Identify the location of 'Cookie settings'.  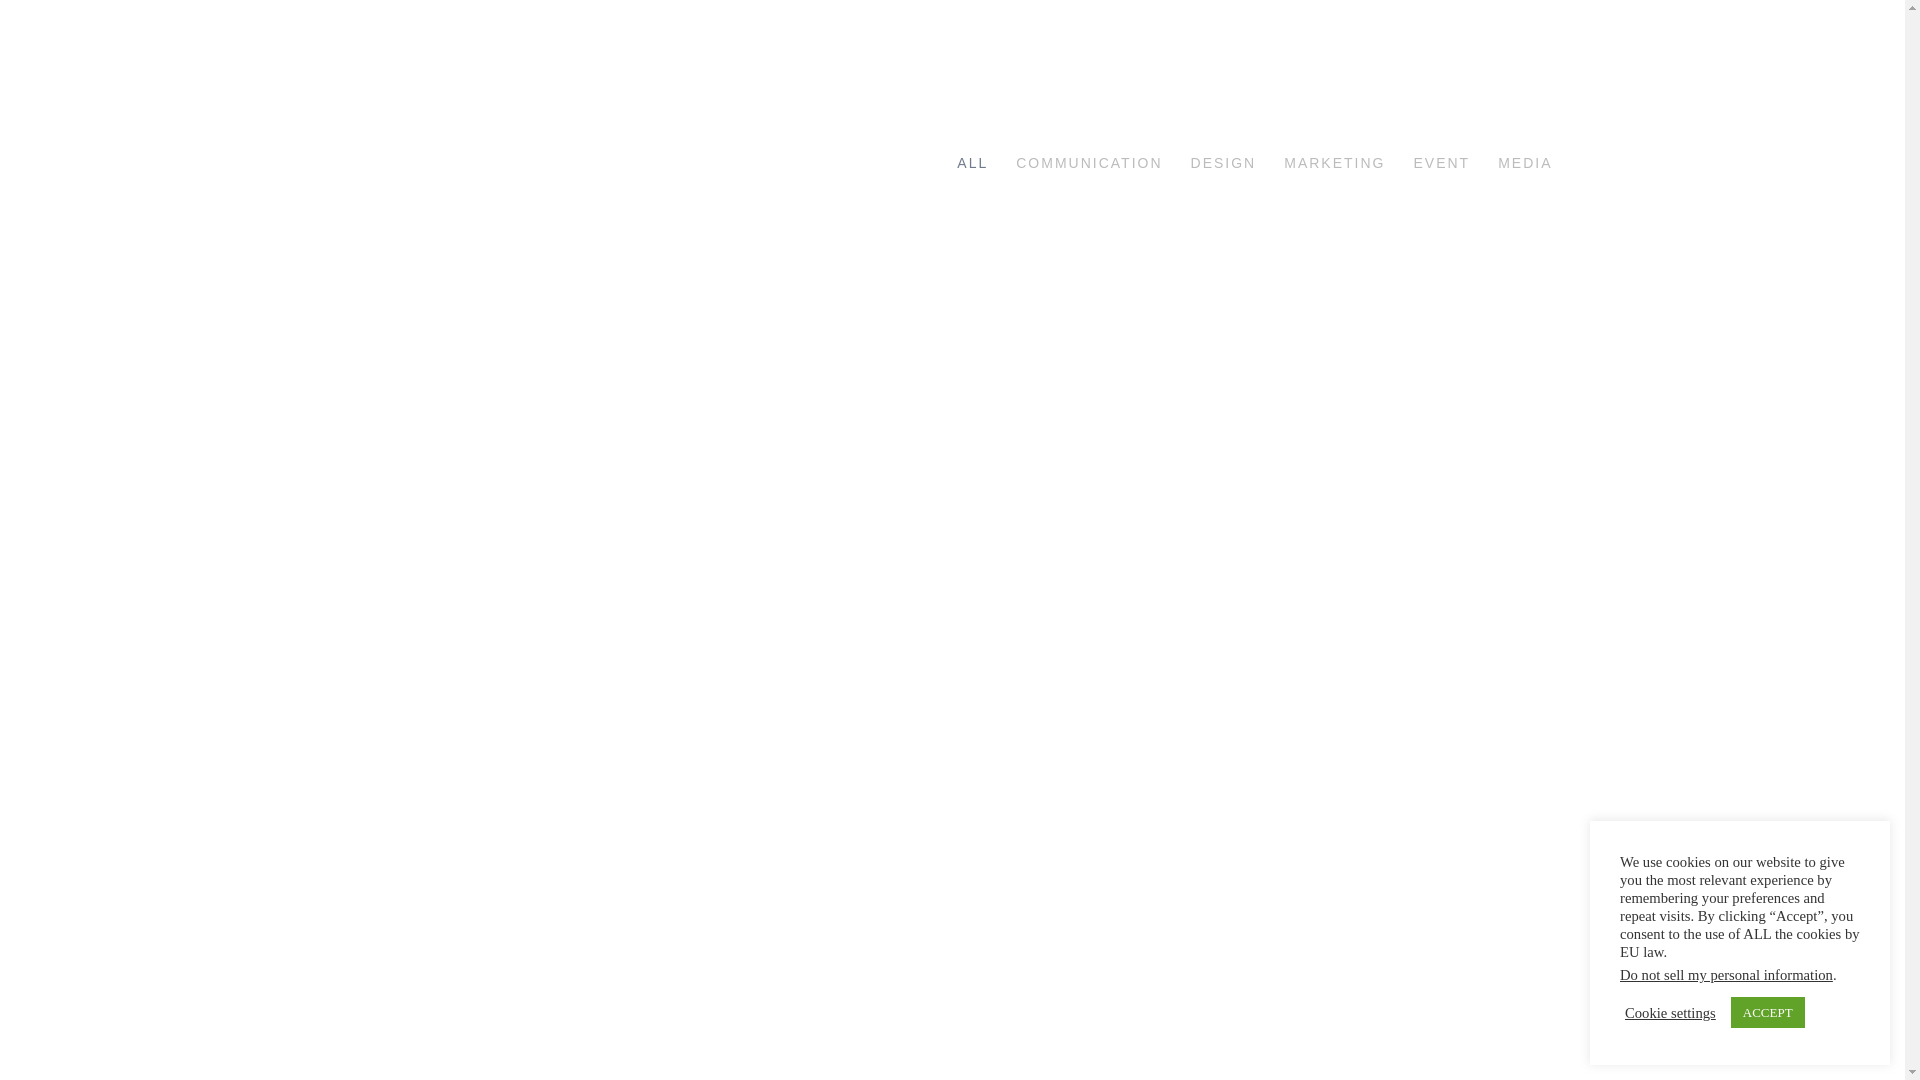
(1625, 1013).